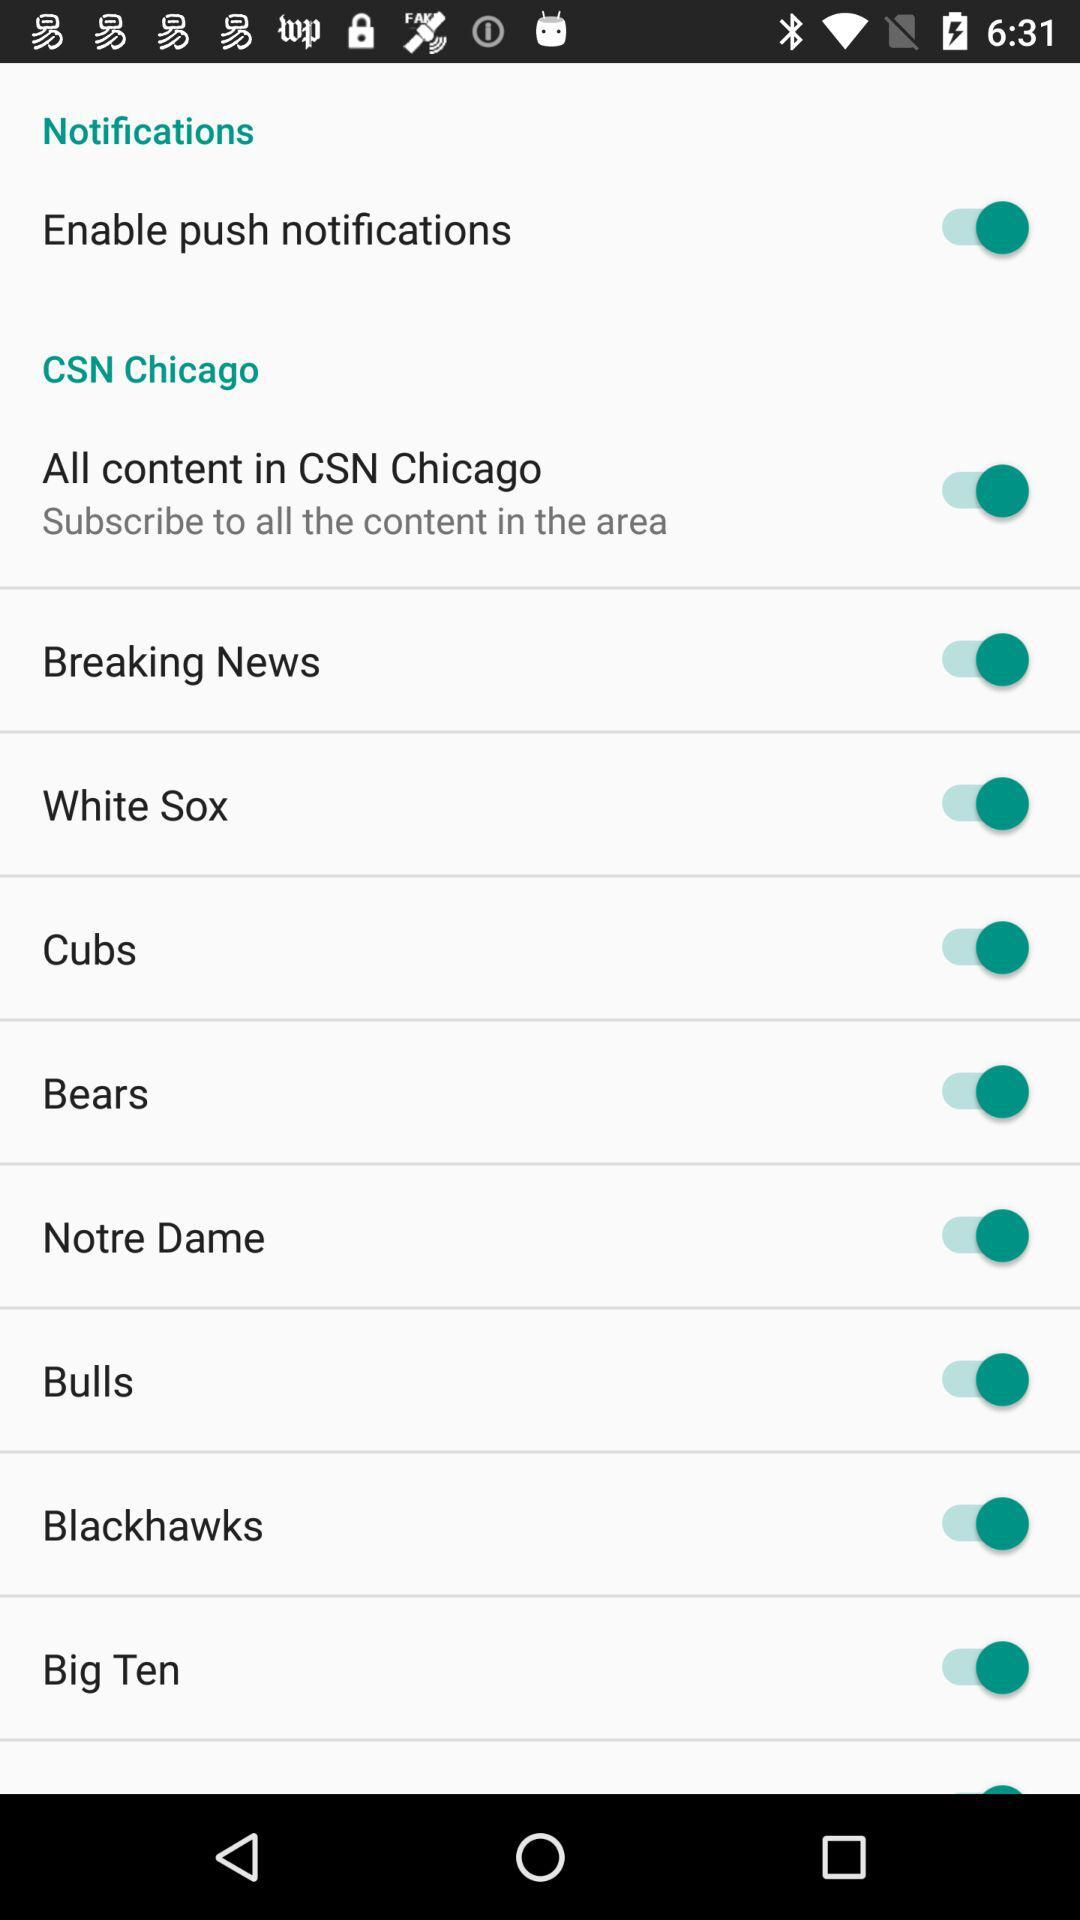 This screenshot has height=1920, width=1080. I want to click on the icon above big ten app, so click(152, 1522).